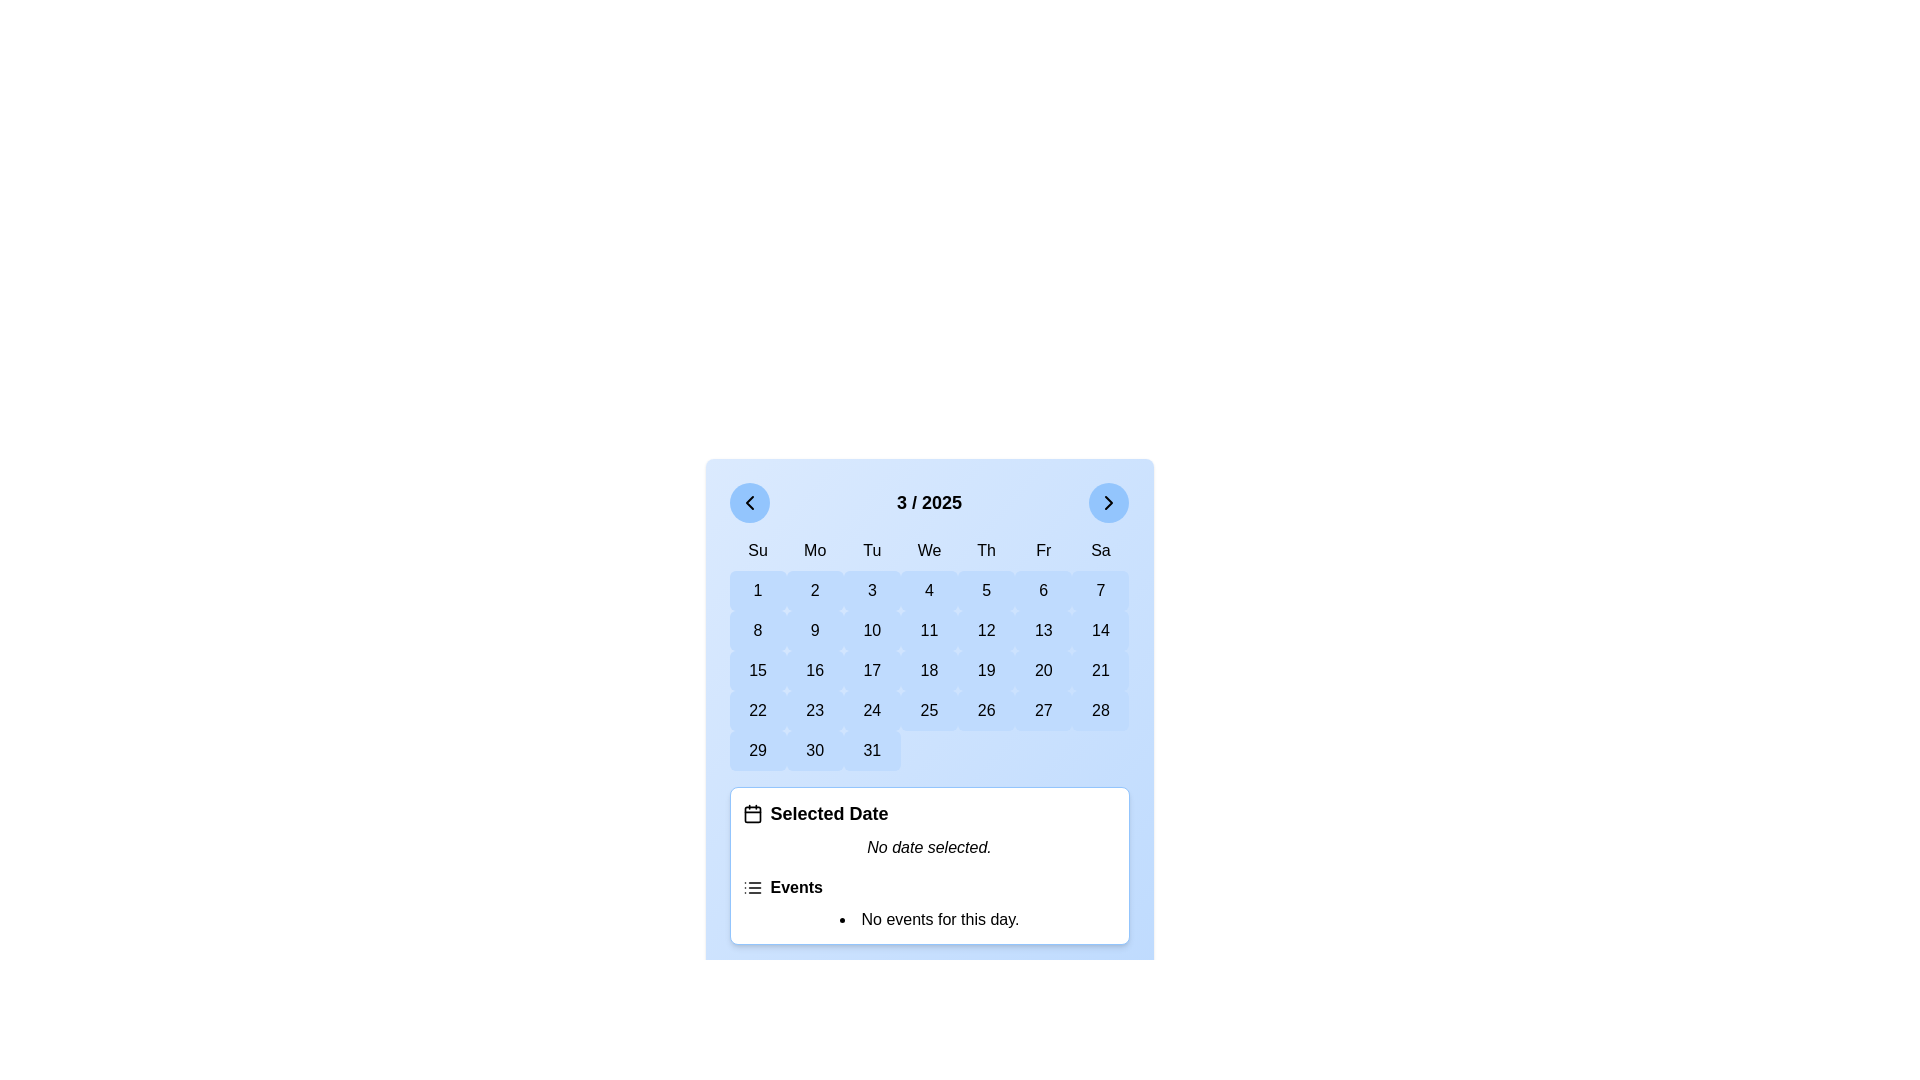 This screenshot has height=1080, width=1920. I want to click on the 'Selected Date' label which is styled in bold and large dark text, positioned beneath the calendar representation and above the descriptive text indicating the selected date status, so click(829, 813).